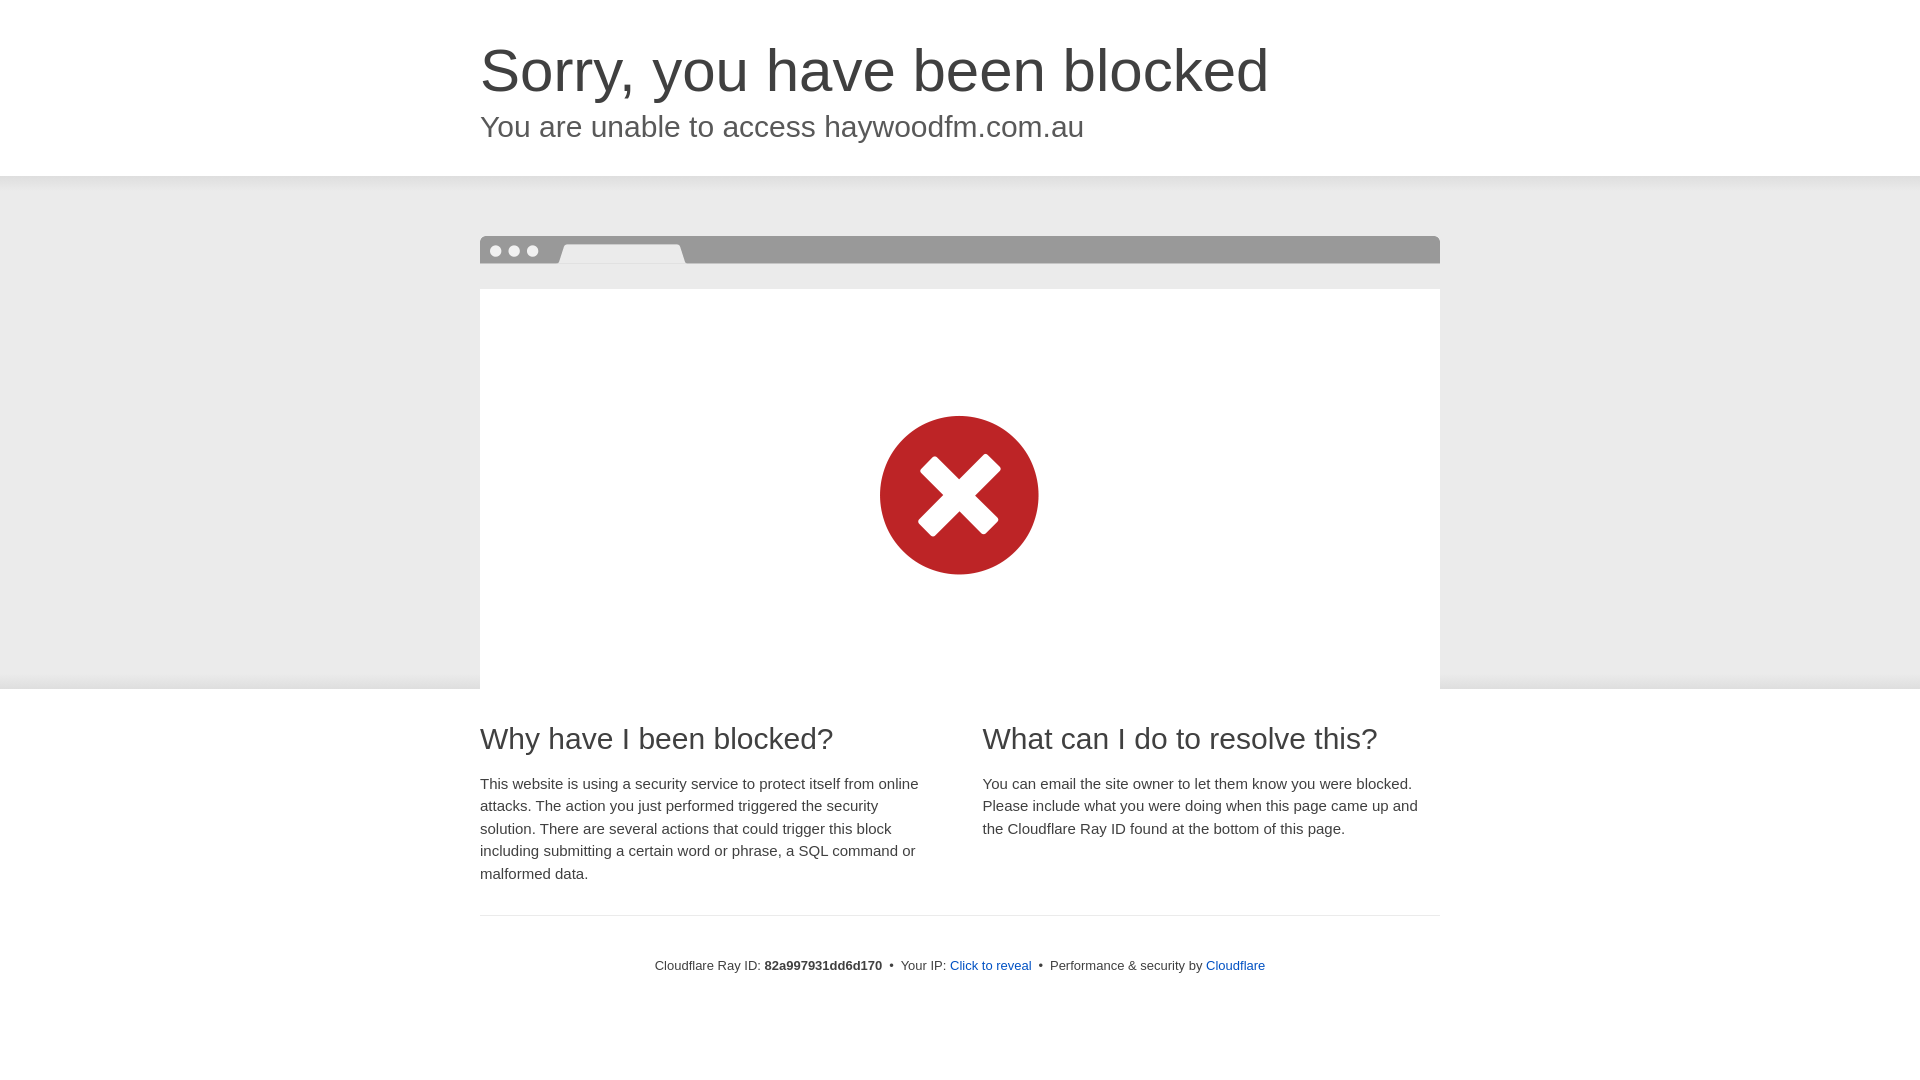 Image resolution: width=1920 pixels, height=1080 pixels. Describe the element at coordinates (1234, 964) in the screenshot. I see `'Cloudflare'` at that location.